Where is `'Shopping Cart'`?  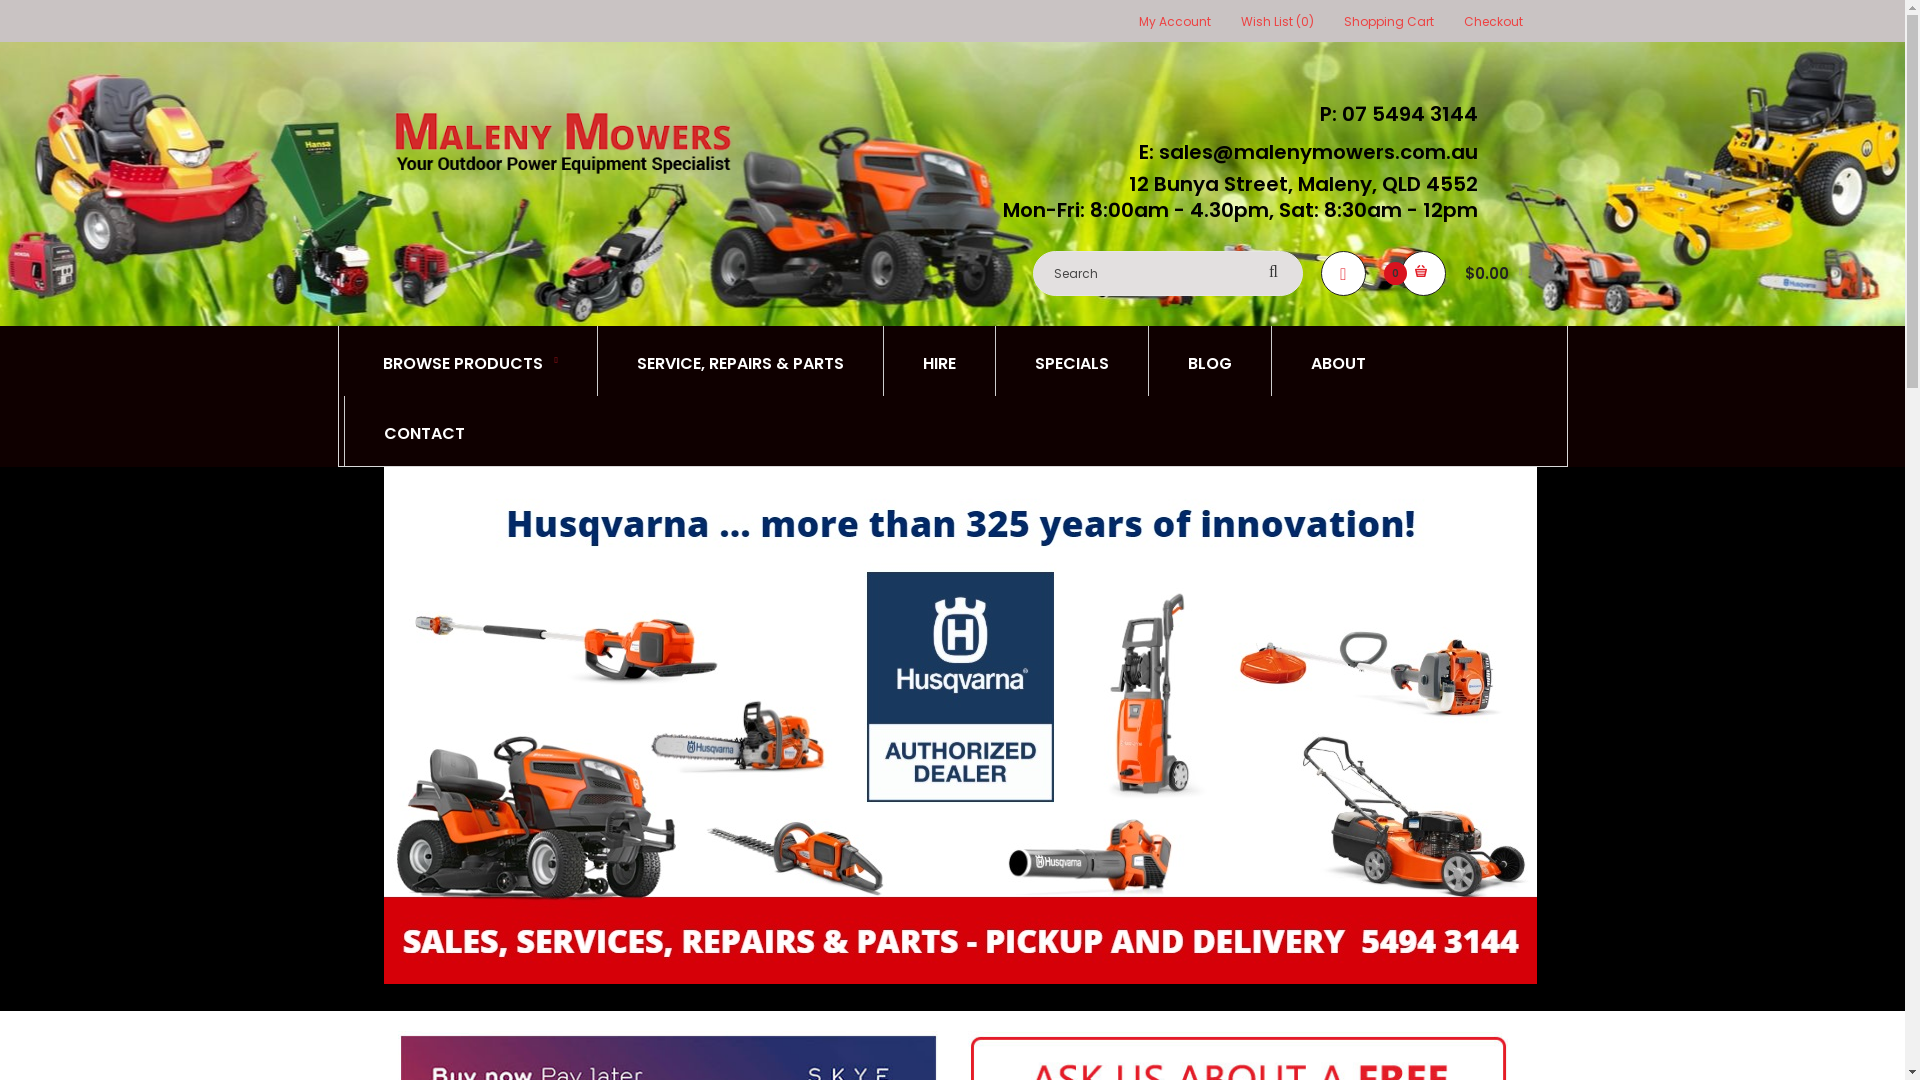
'Shopping Cart' is located at coordinates (1344, 21).